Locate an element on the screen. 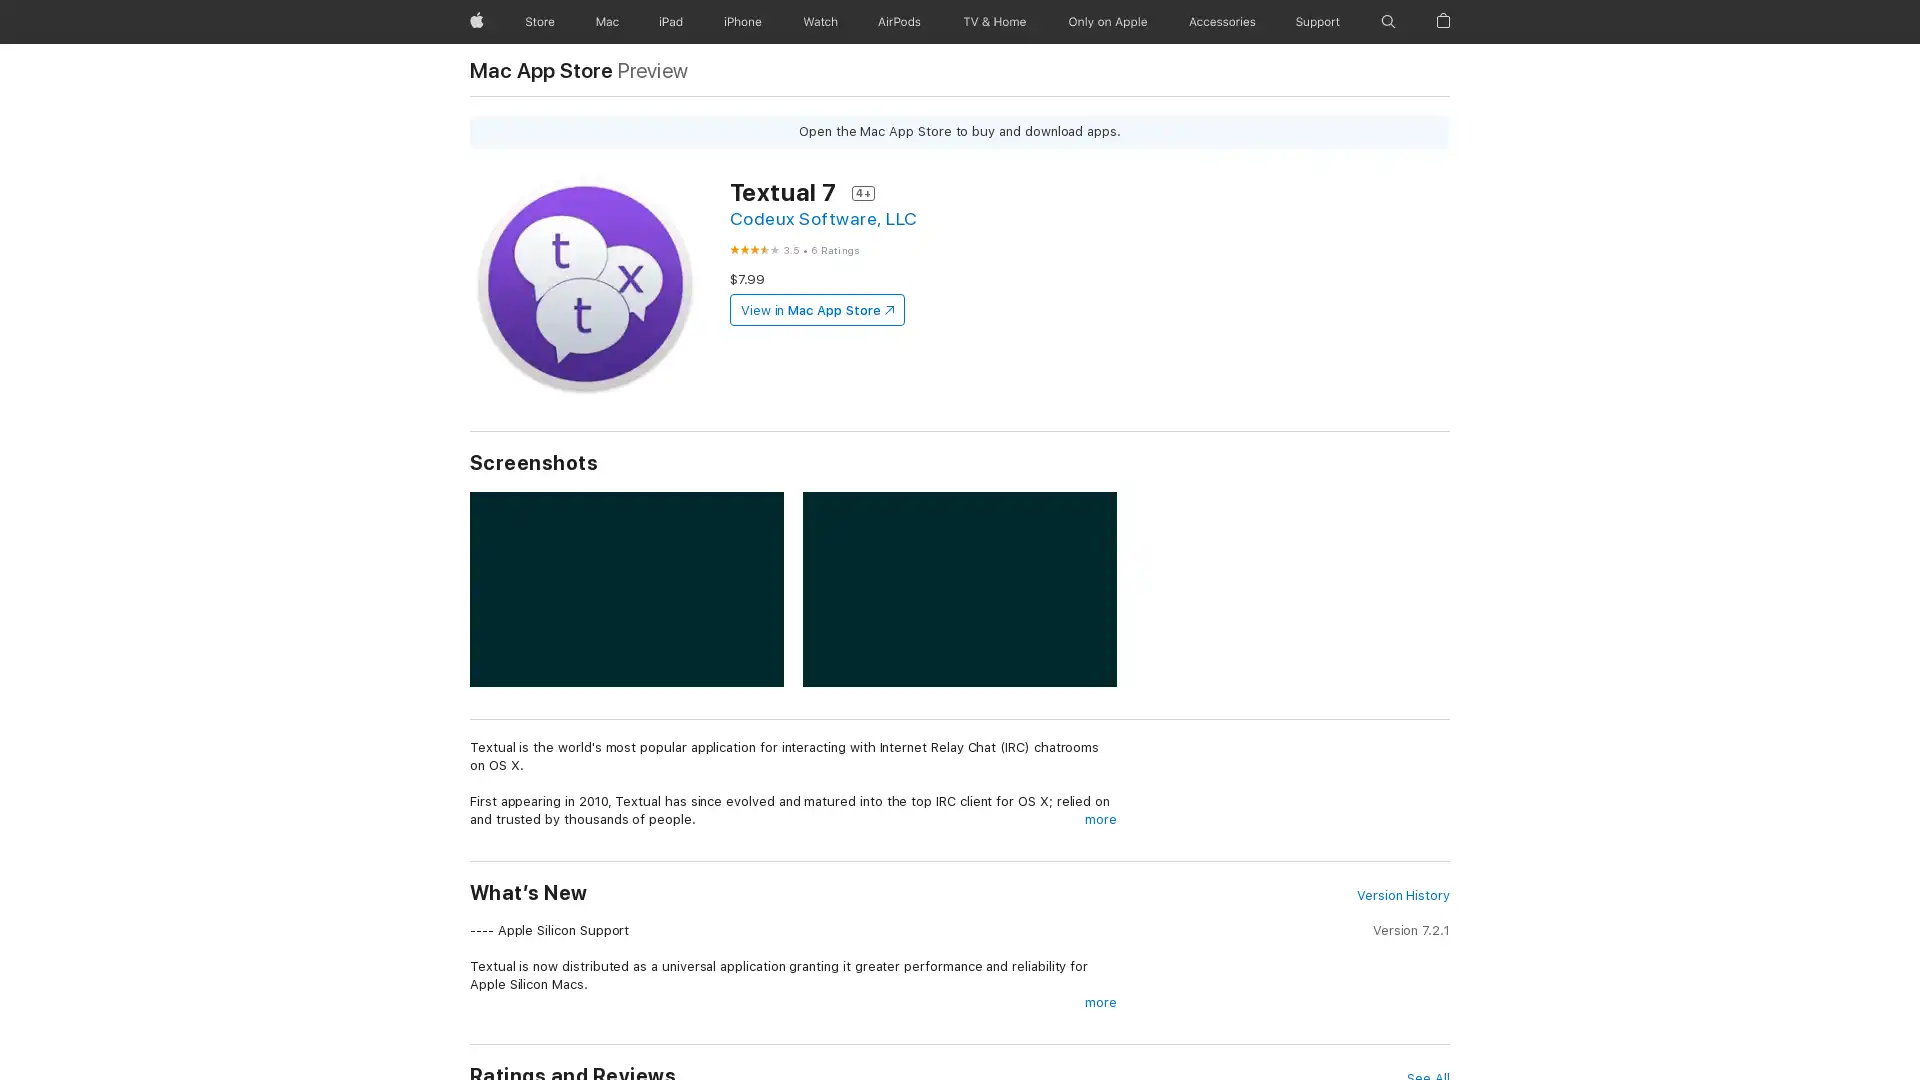 This screenshot has height=1080, width=1920. View in Mac App Store is located at coordinates (816, 309).